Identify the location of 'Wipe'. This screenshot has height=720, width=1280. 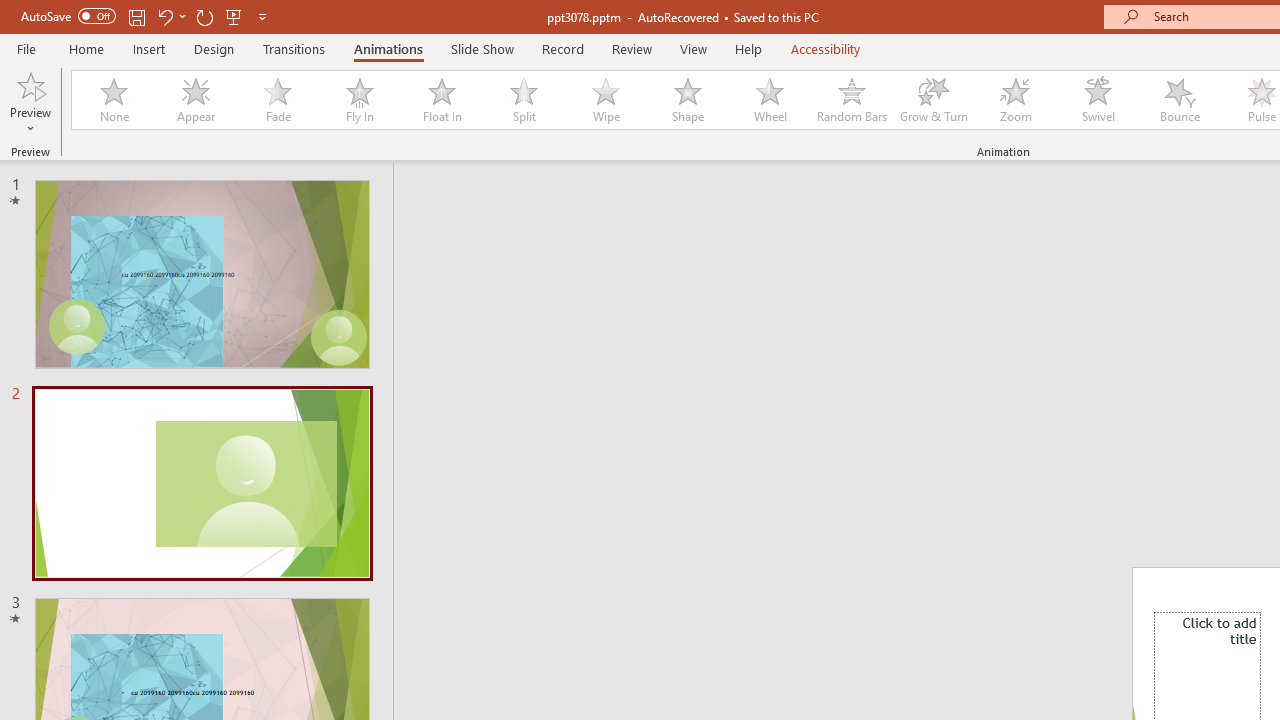
(604, 100).